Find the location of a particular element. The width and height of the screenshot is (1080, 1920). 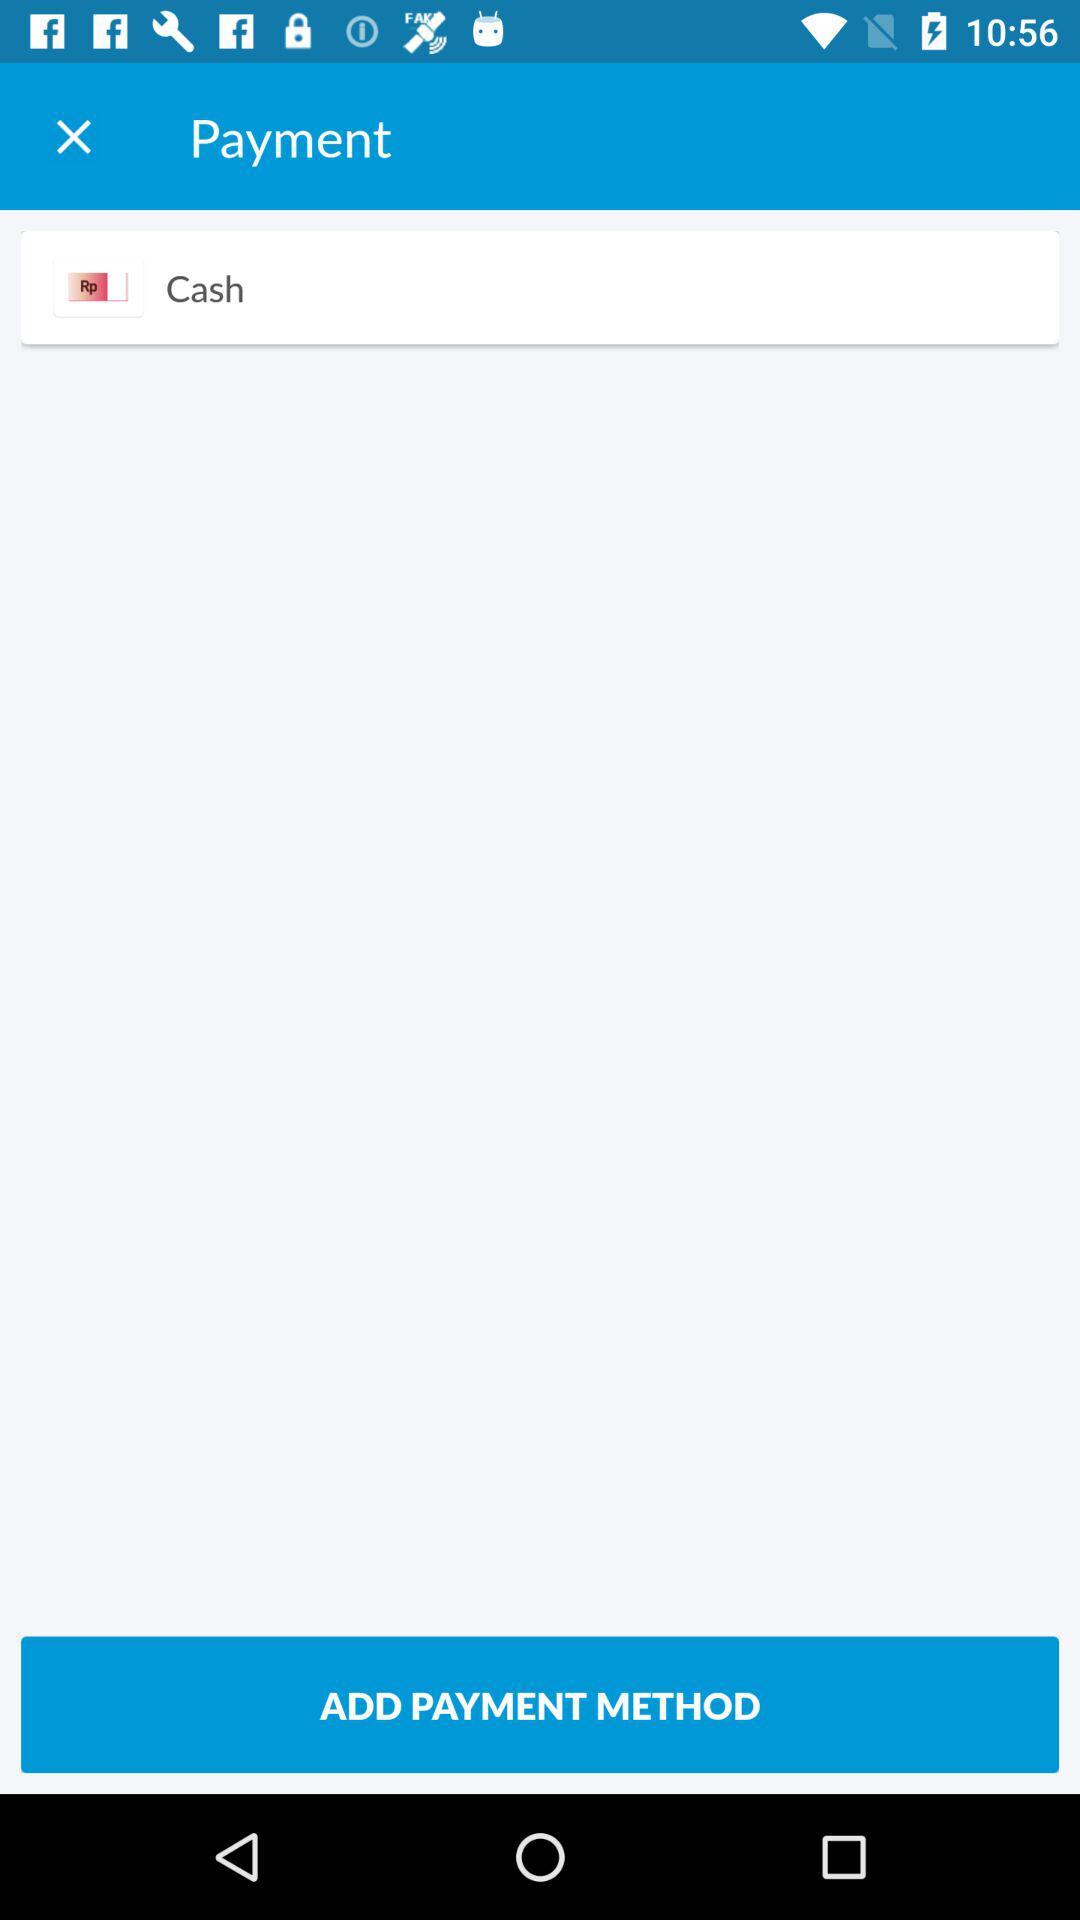

the cash item is located at coordinates (205, 286).